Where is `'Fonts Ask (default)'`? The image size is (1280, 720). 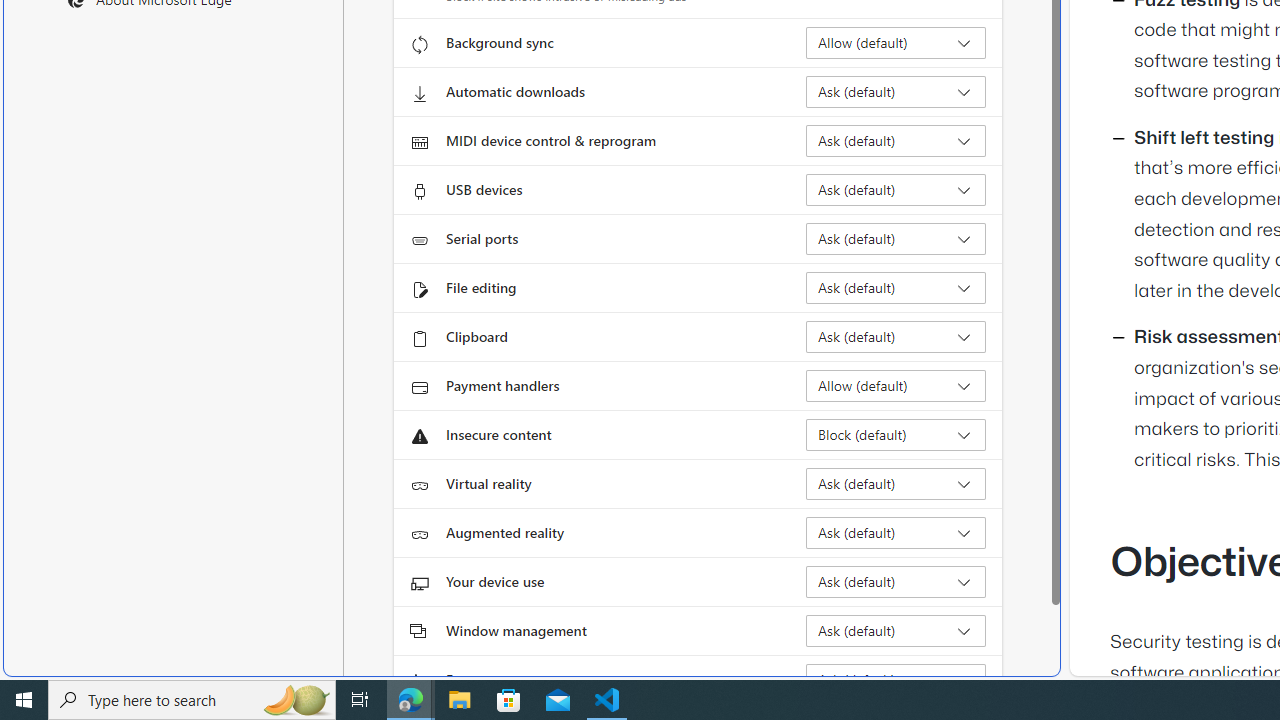
'Fonts Ask (default)' is located at coordinates (895, 679).